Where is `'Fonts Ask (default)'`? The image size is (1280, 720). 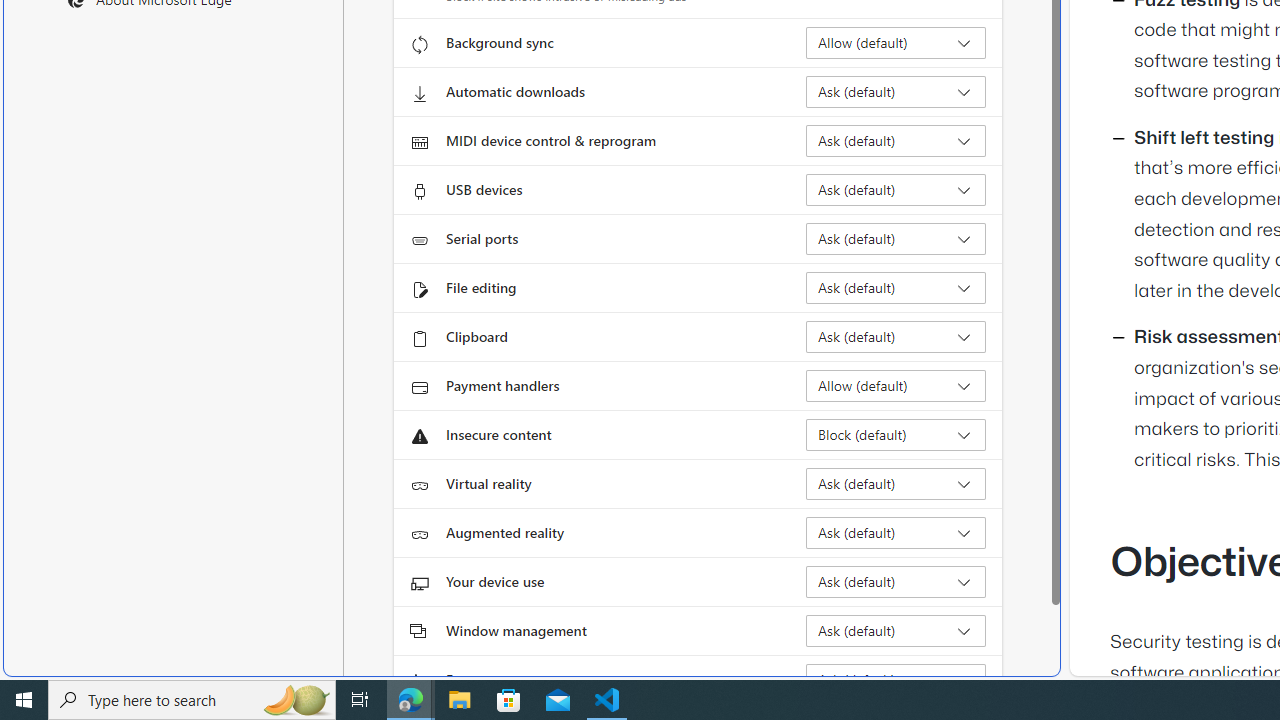
'Fonts Ask (default)' is located at coordinates (895, 679).